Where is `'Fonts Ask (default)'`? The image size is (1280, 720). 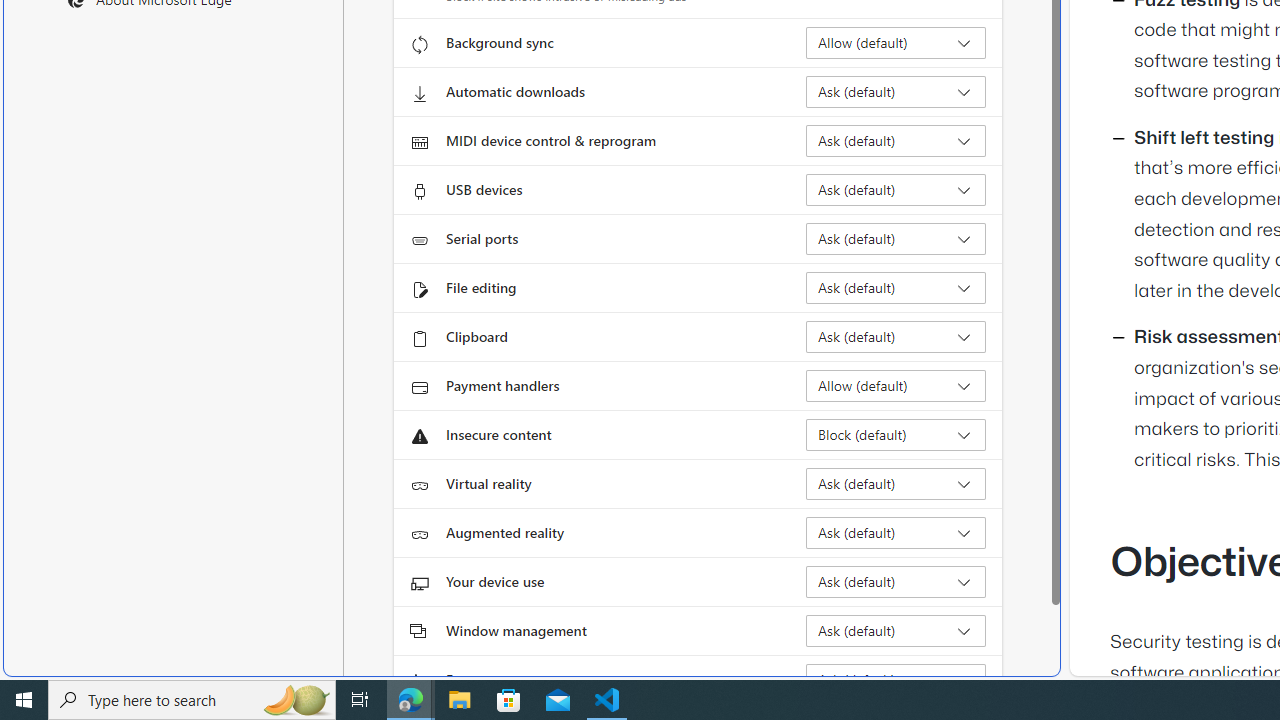
'Fonts Ask (default)' is located at coordinates (895, 679).